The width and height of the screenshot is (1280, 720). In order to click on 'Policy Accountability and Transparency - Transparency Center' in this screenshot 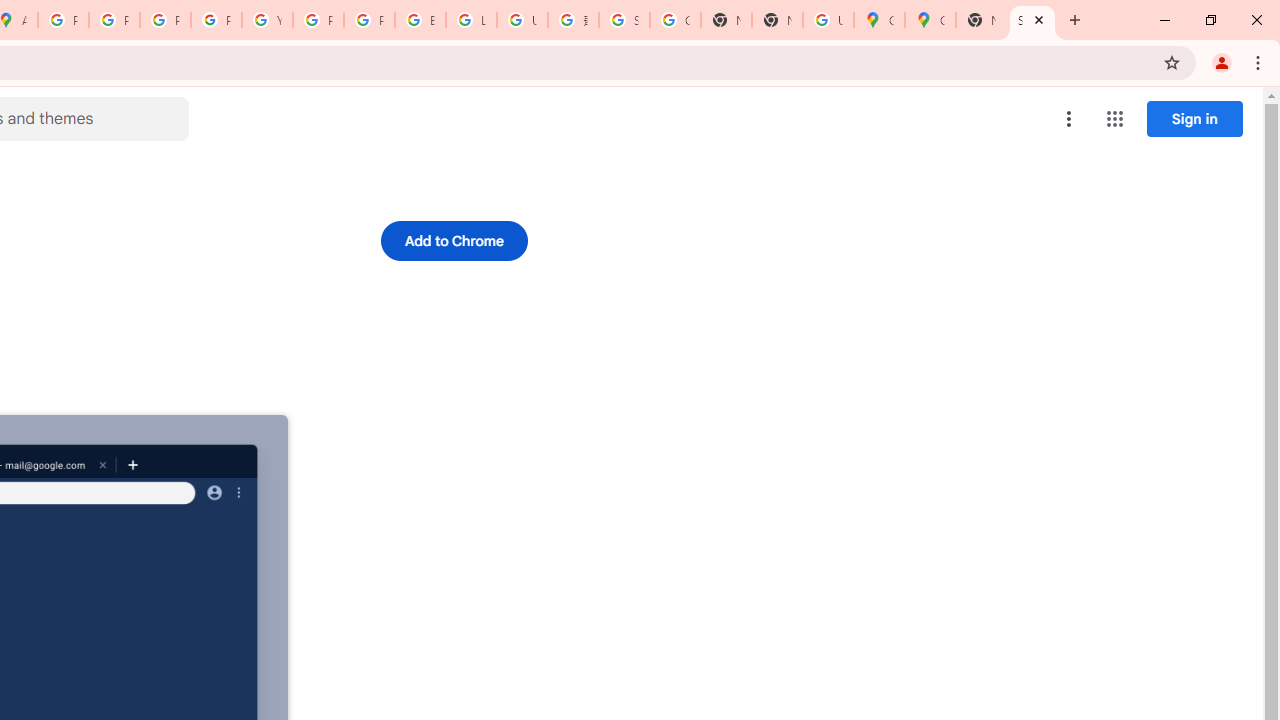, I will do `click(64, 20)`.